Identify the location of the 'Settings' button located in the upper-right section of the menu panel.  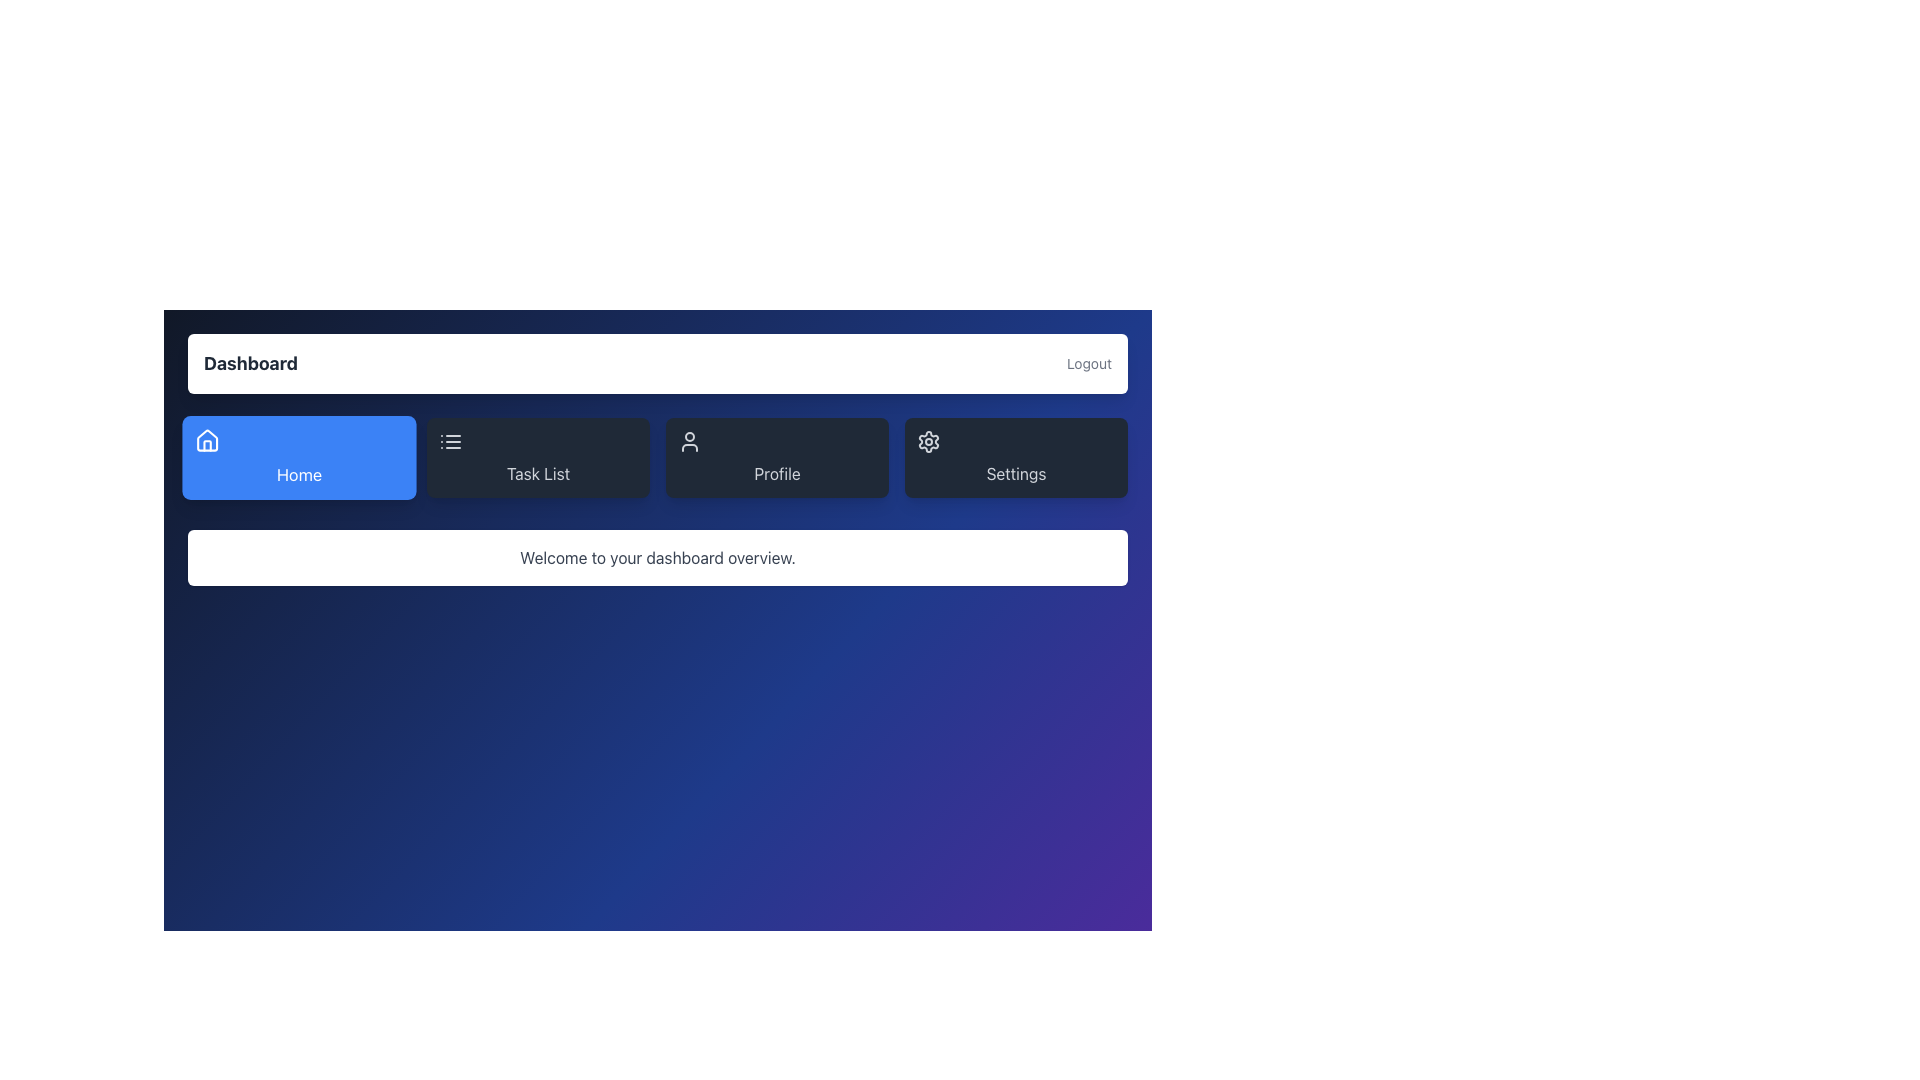
(1016, 441).